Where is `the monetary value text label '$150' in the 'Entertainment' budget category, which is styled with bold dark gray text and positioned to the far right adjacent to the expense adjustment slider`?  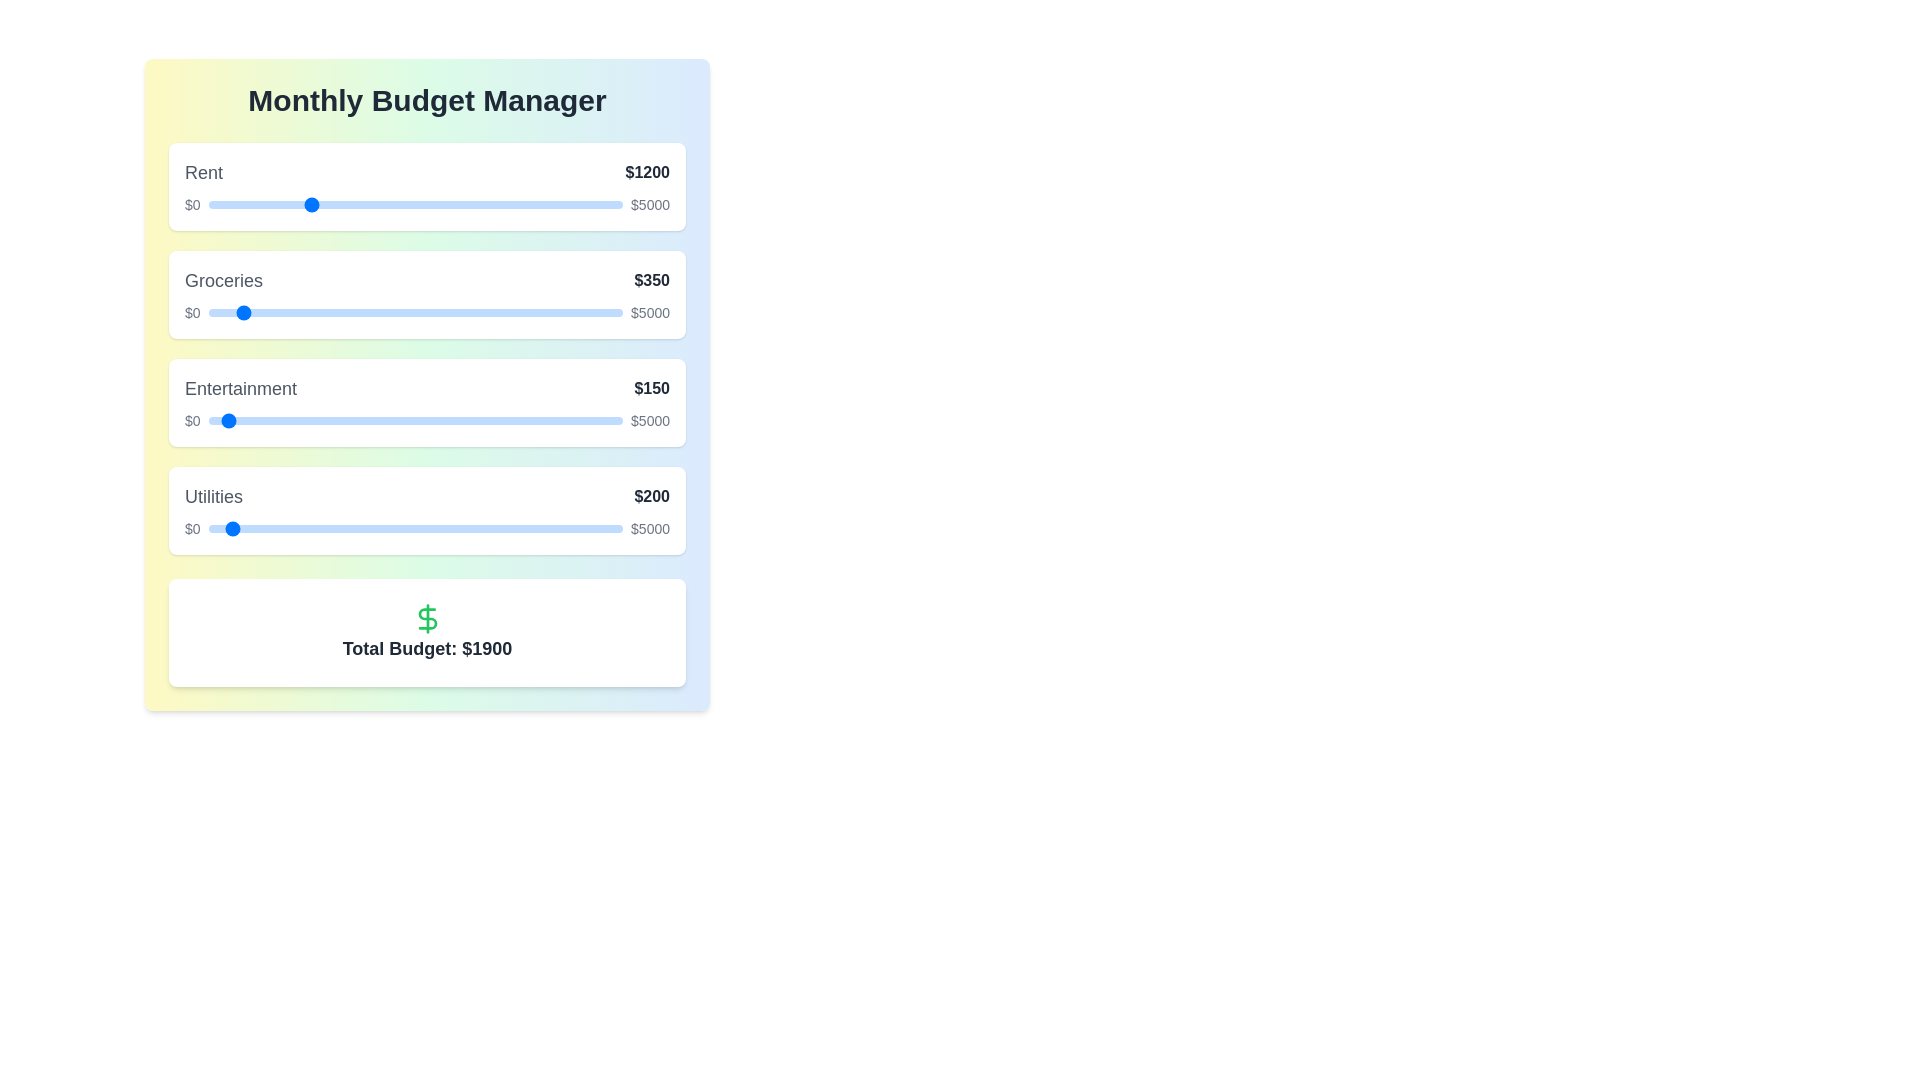 the monetary value text label '$150' in the 'Entertainment' budget category, which is styled with bold dark gray text and positioned to the far right adjacent to the expense adjustment slider is located at coordinates (652, 389).